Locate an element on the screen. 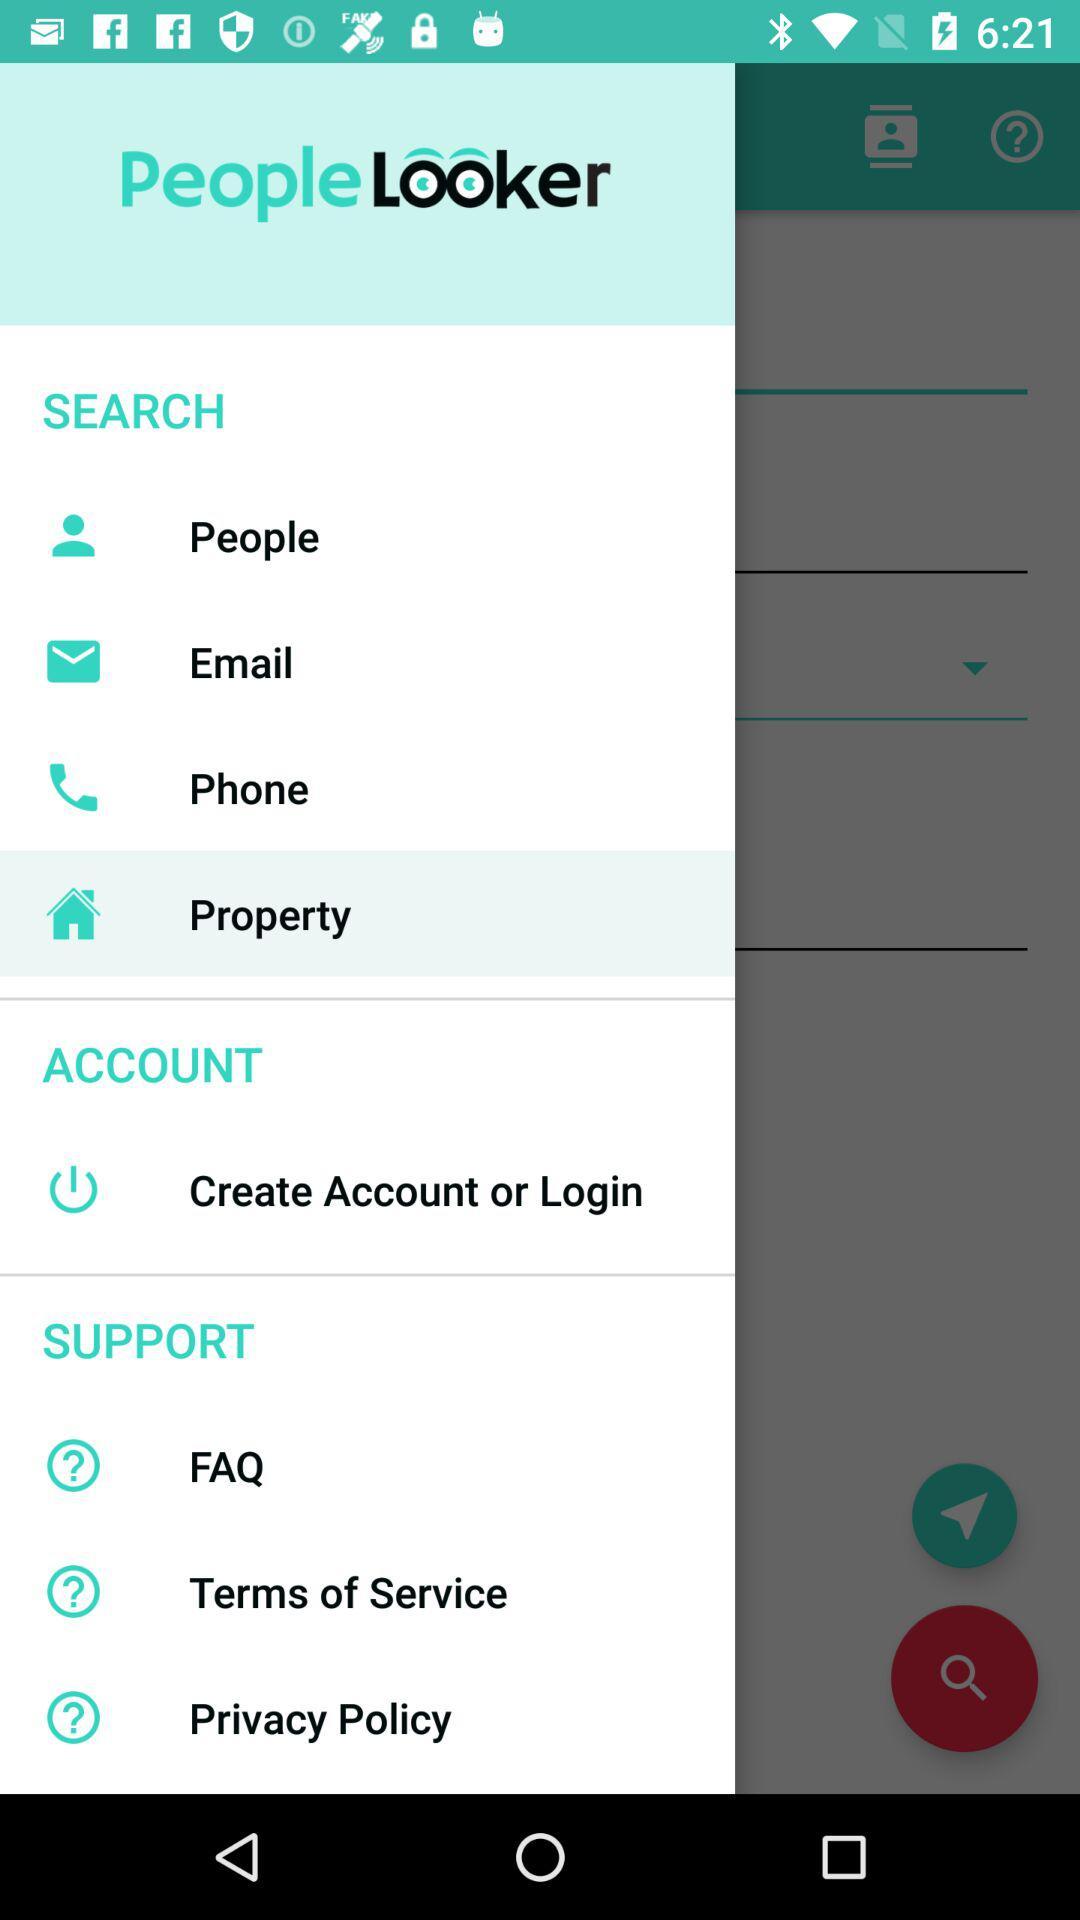 The image size is (1080, 1920). the navigation icon is located at coordinates (963, 1515).